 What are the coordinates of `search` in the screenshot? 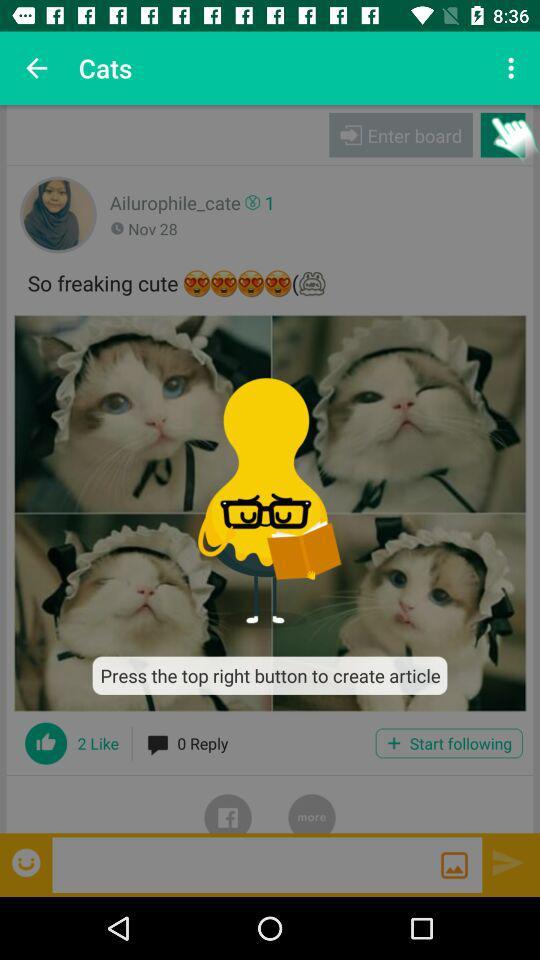 It's located at (454, 864).